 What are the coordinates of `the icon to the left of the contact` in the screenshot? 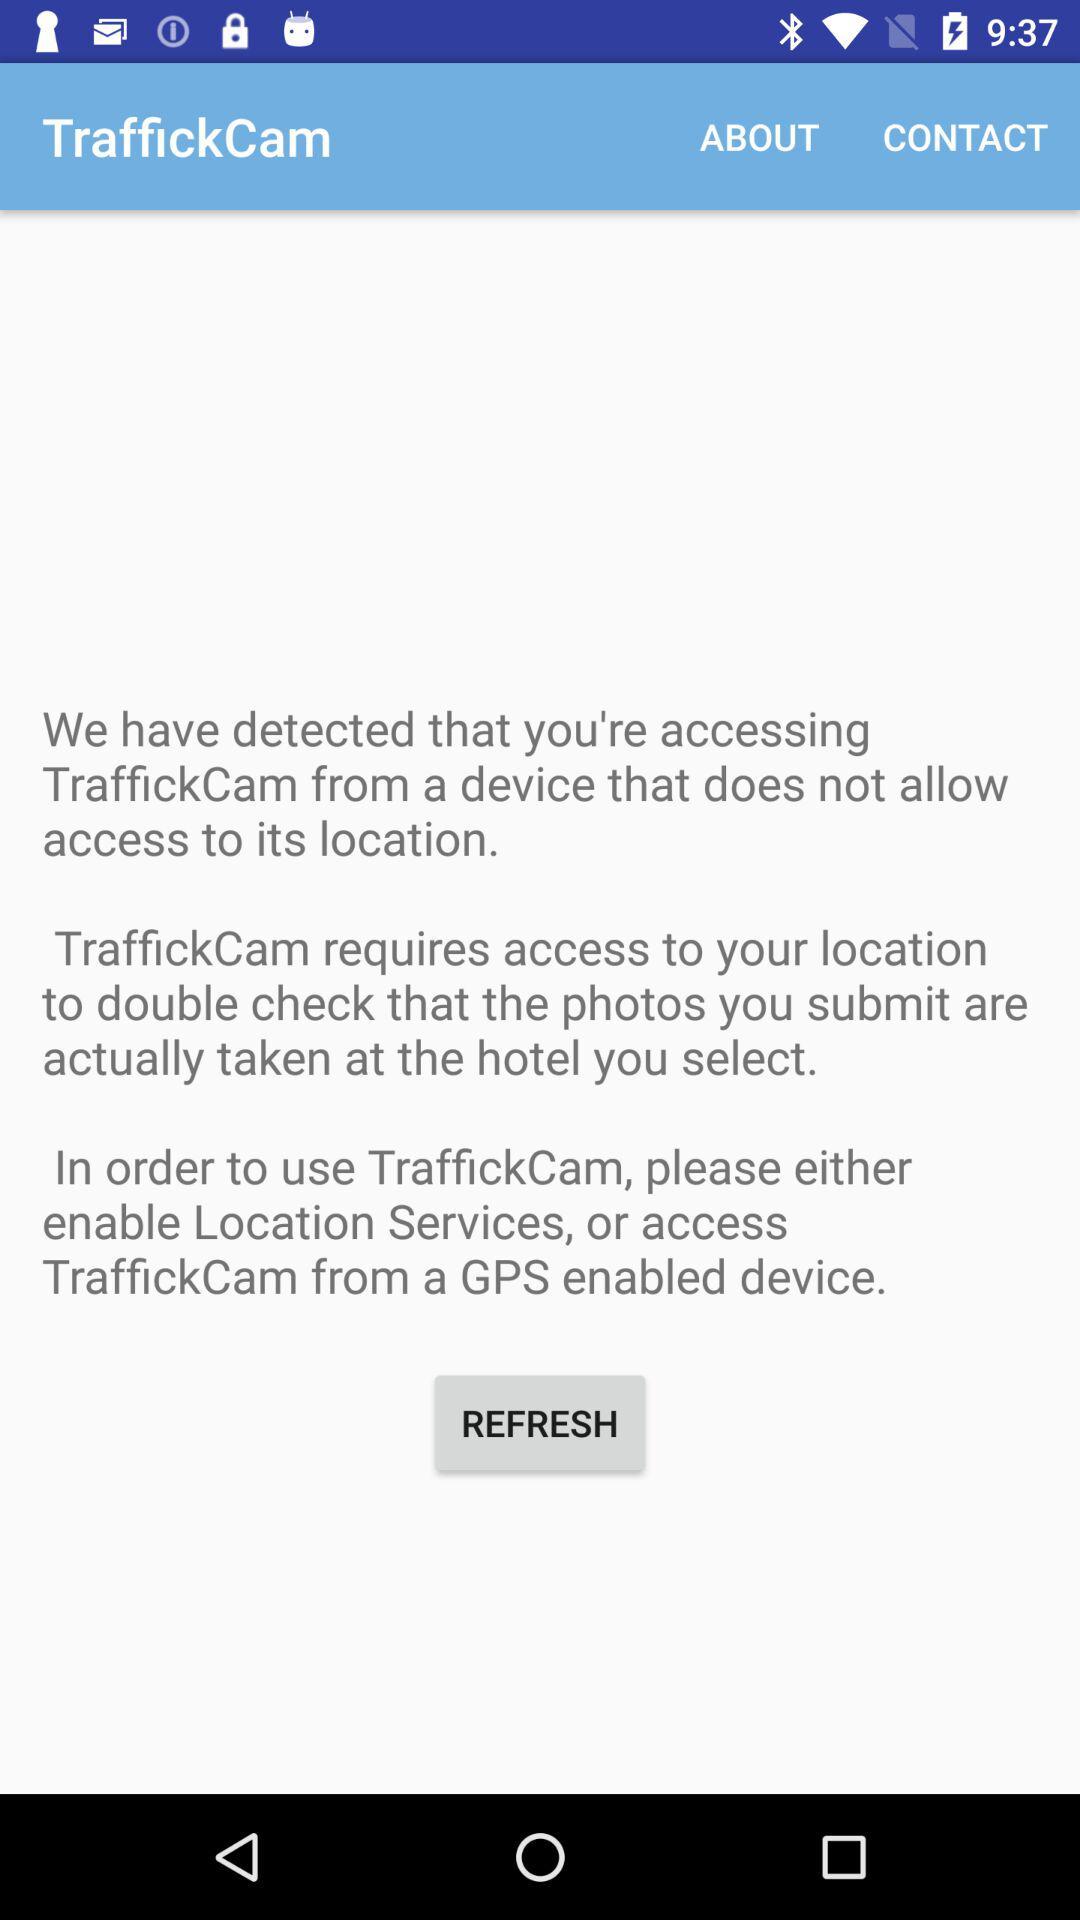 It's located at (759, 135).